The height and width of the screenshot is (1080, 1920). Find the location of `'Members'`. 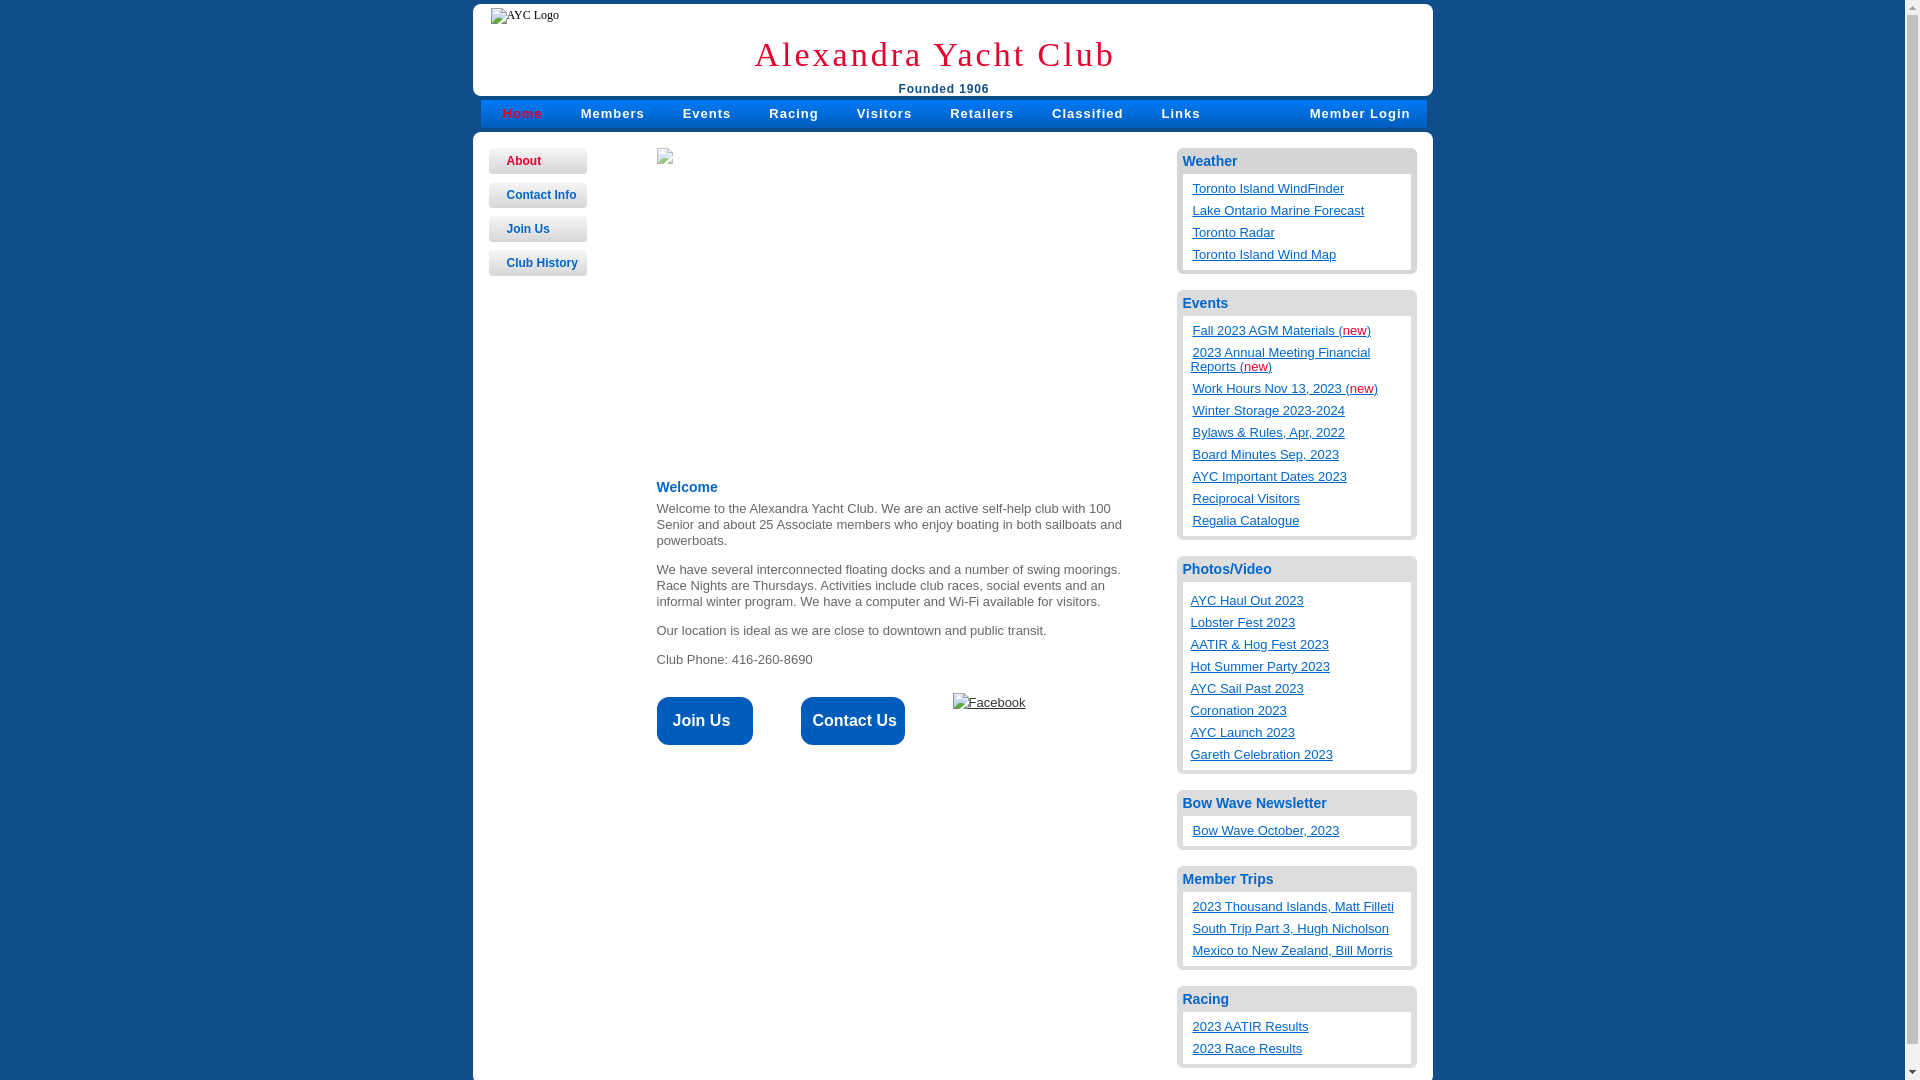

'Members' is located at coordinates (612, 113).